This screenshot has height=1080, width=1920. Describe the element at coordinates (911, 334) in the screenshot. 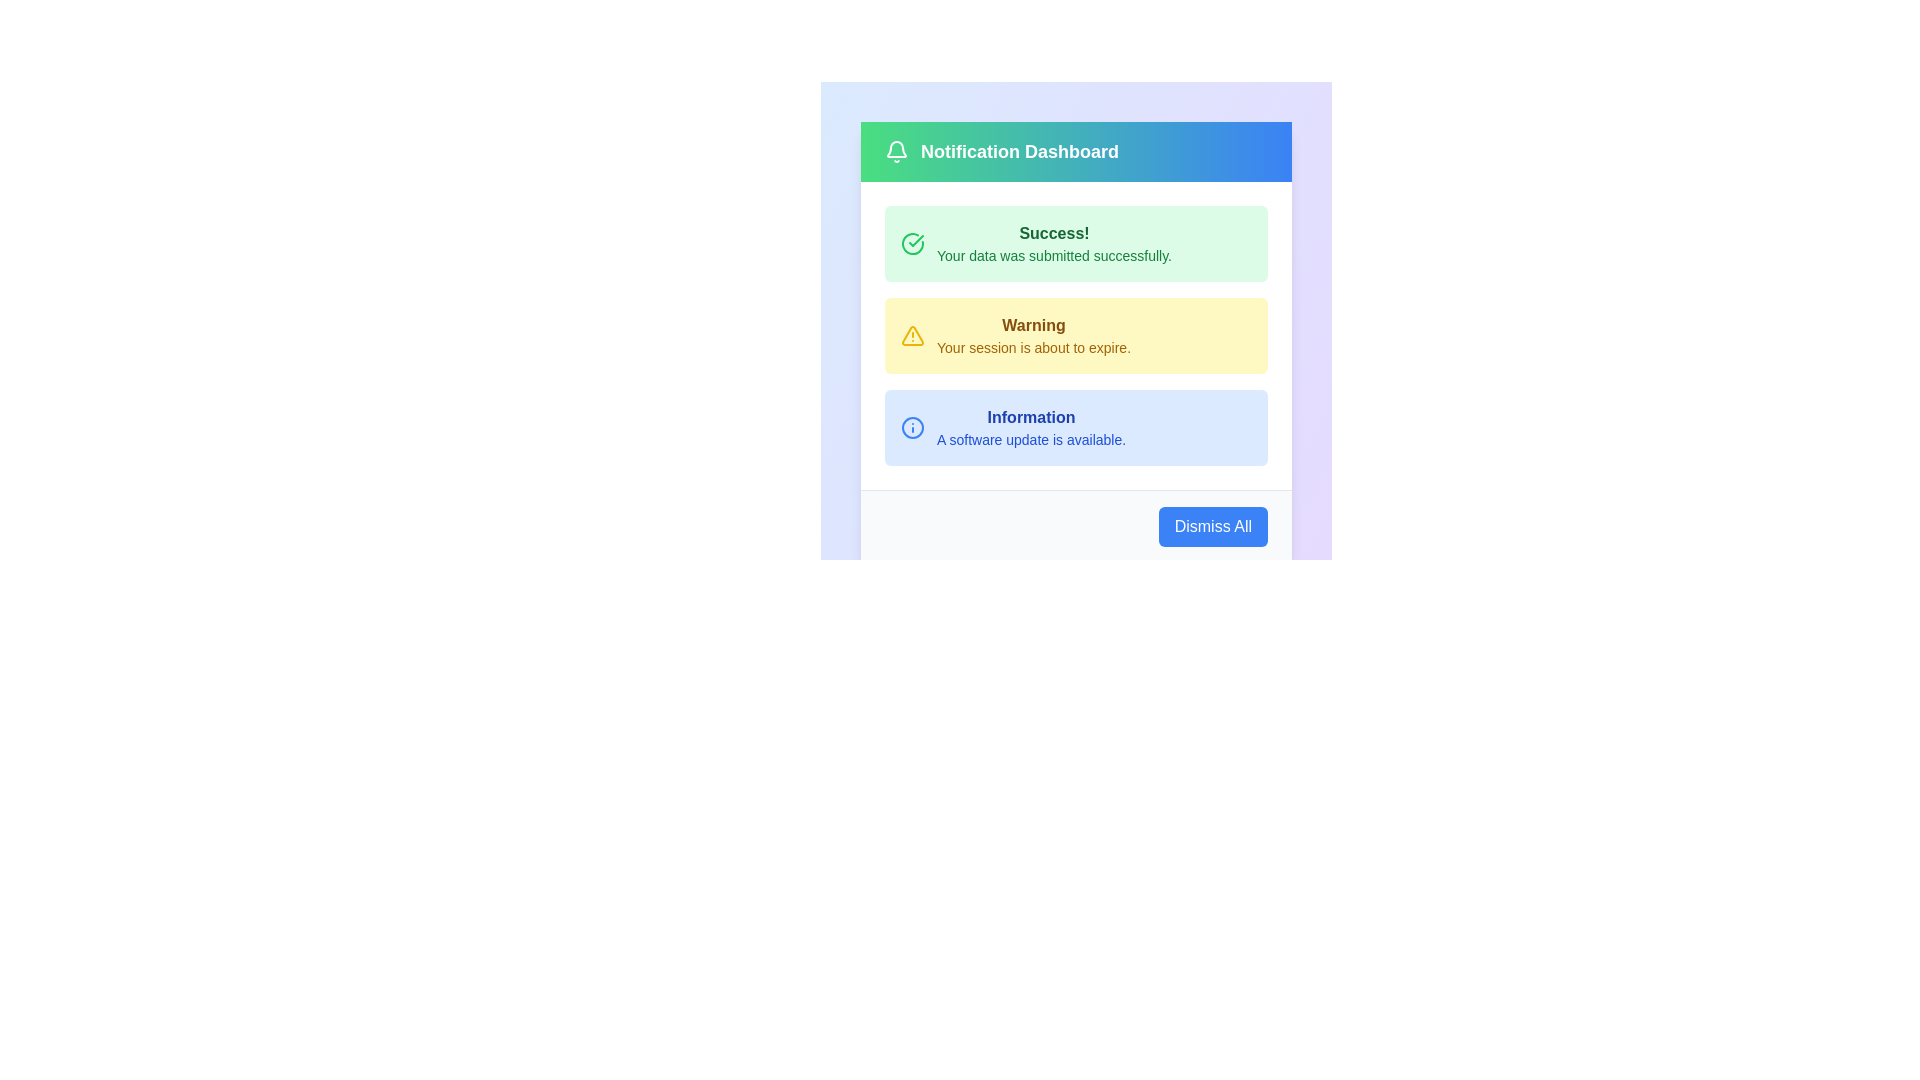

I see `the warning icon located to the left of the 'Warning' text in the yellow notification box under the 'Notification Dashboard'` at that location.